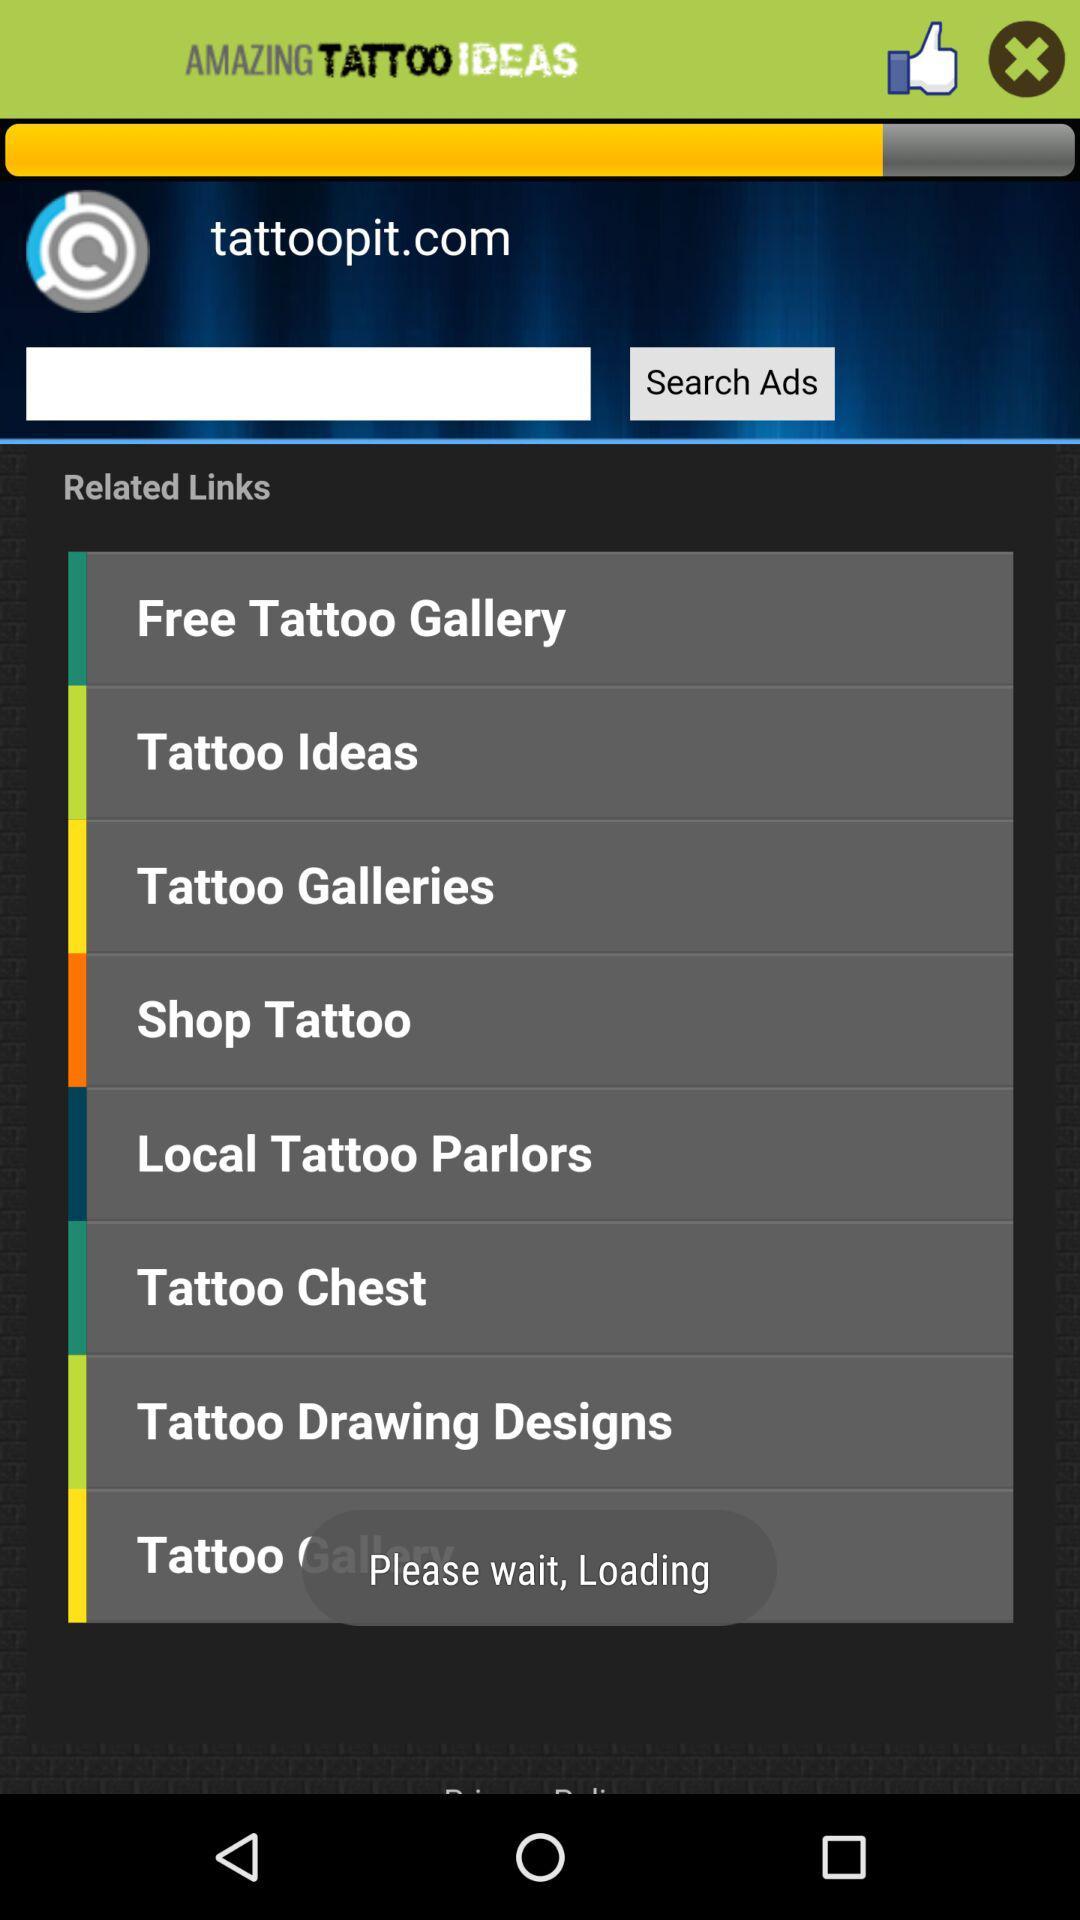 The width and height of the screenshot is (1080, 1920). I want to click on home screen, so click(540, 955).